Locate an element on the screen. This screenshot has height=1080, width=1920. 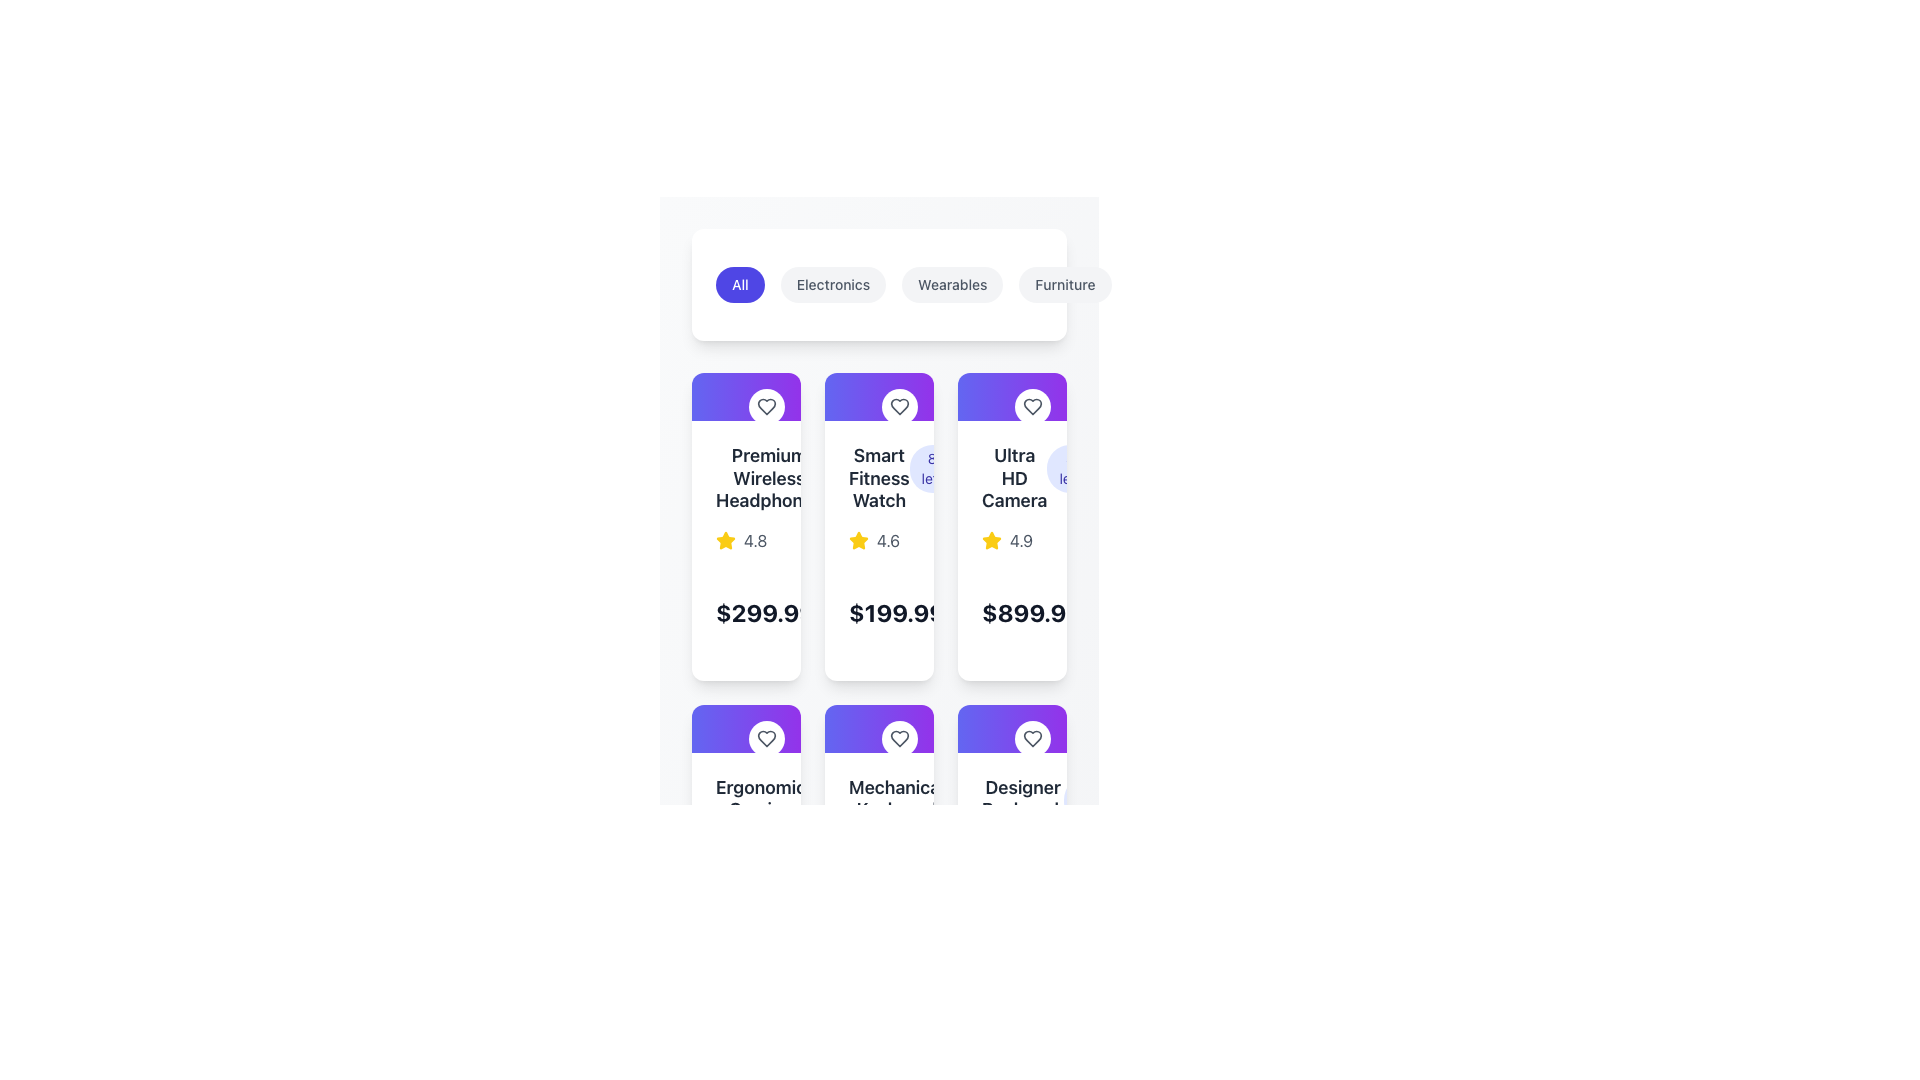
rating and price displayed in the Information display section of the product card, which is centrally located below the purple header is located at coordinates (1012, 550).